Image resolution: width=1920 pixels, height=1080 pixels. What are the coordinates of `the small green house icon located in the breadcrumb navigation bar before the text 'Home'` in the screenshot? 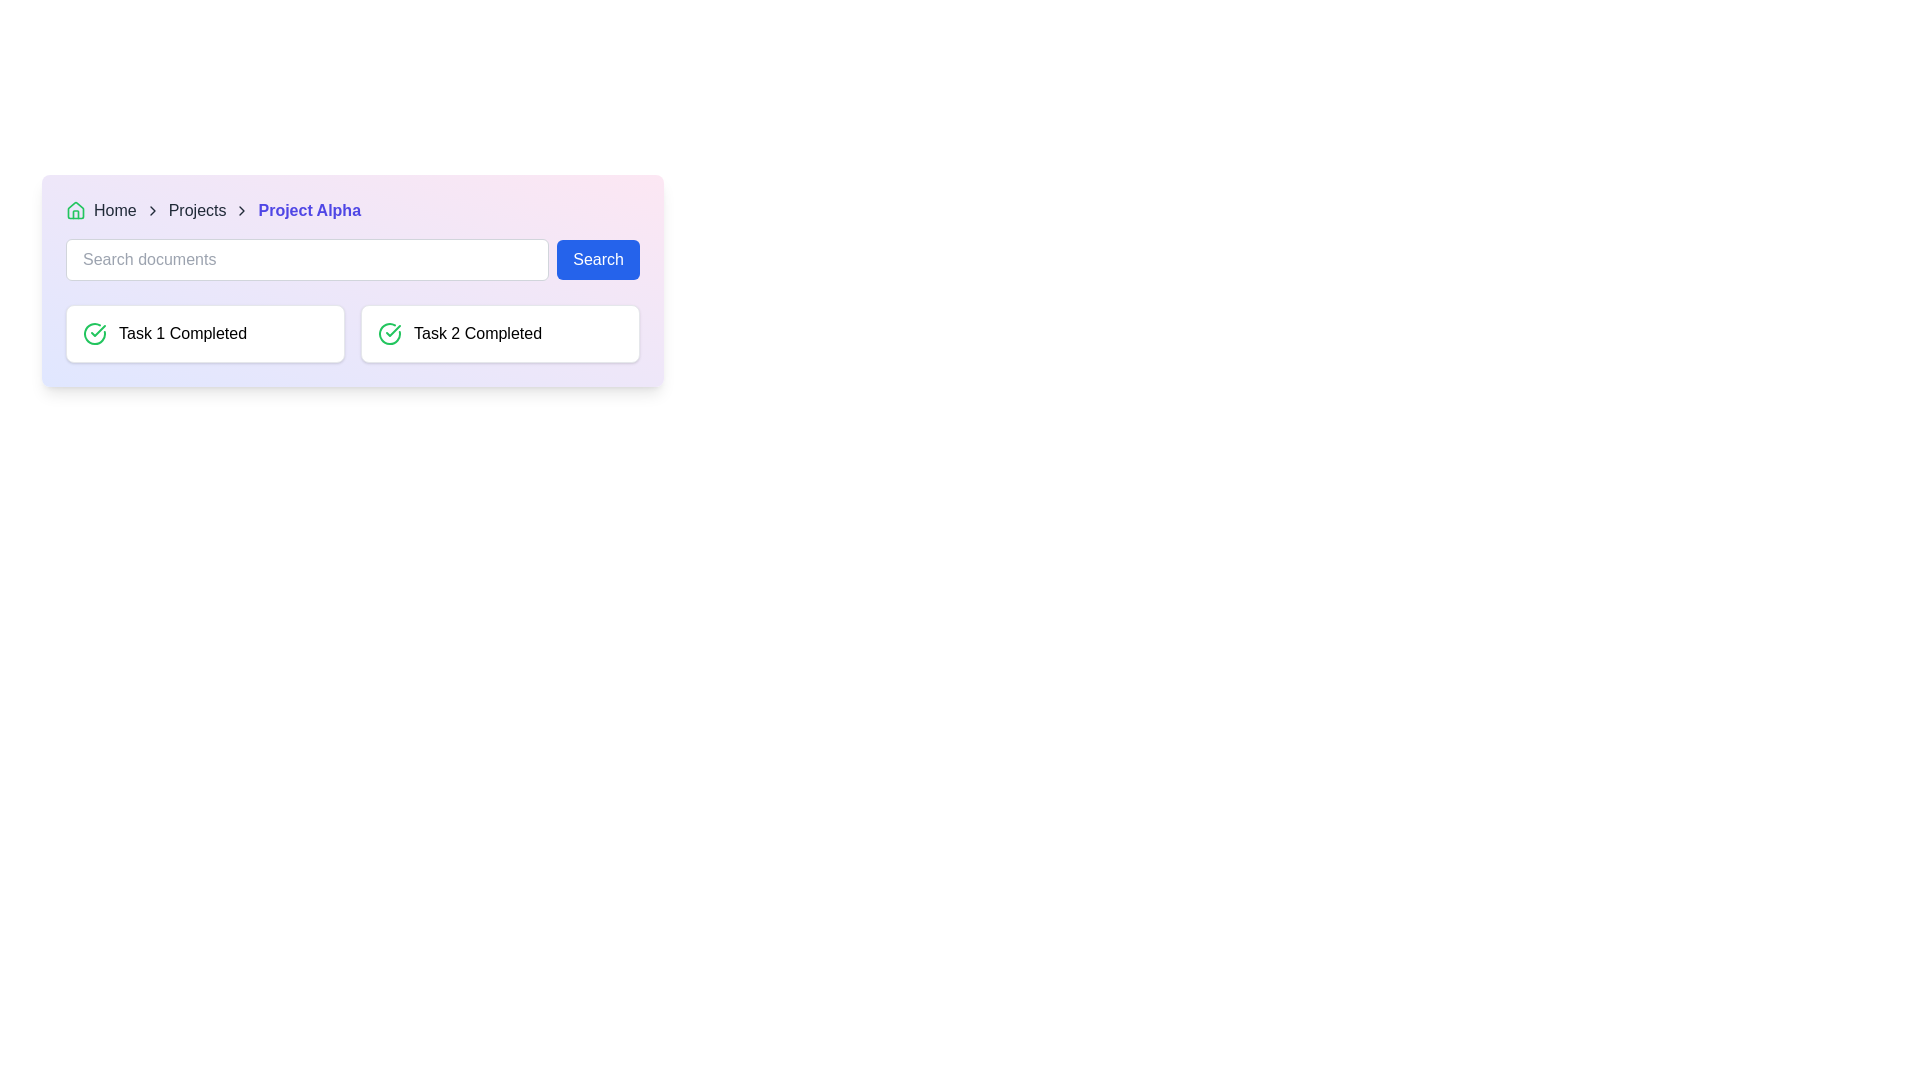 It's located at (76, 211).